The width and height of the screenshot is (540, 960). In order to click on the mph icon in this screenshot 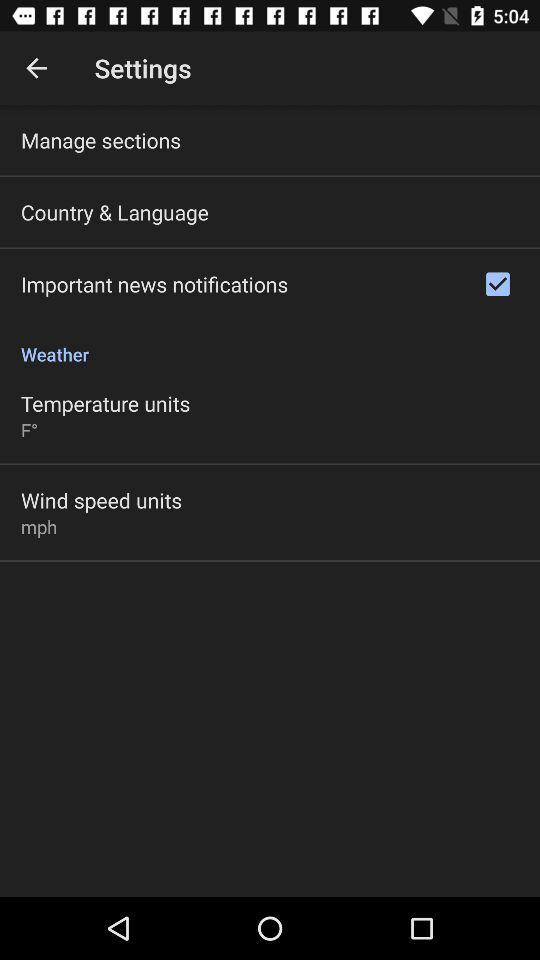, I will do `click(39, 525)`.